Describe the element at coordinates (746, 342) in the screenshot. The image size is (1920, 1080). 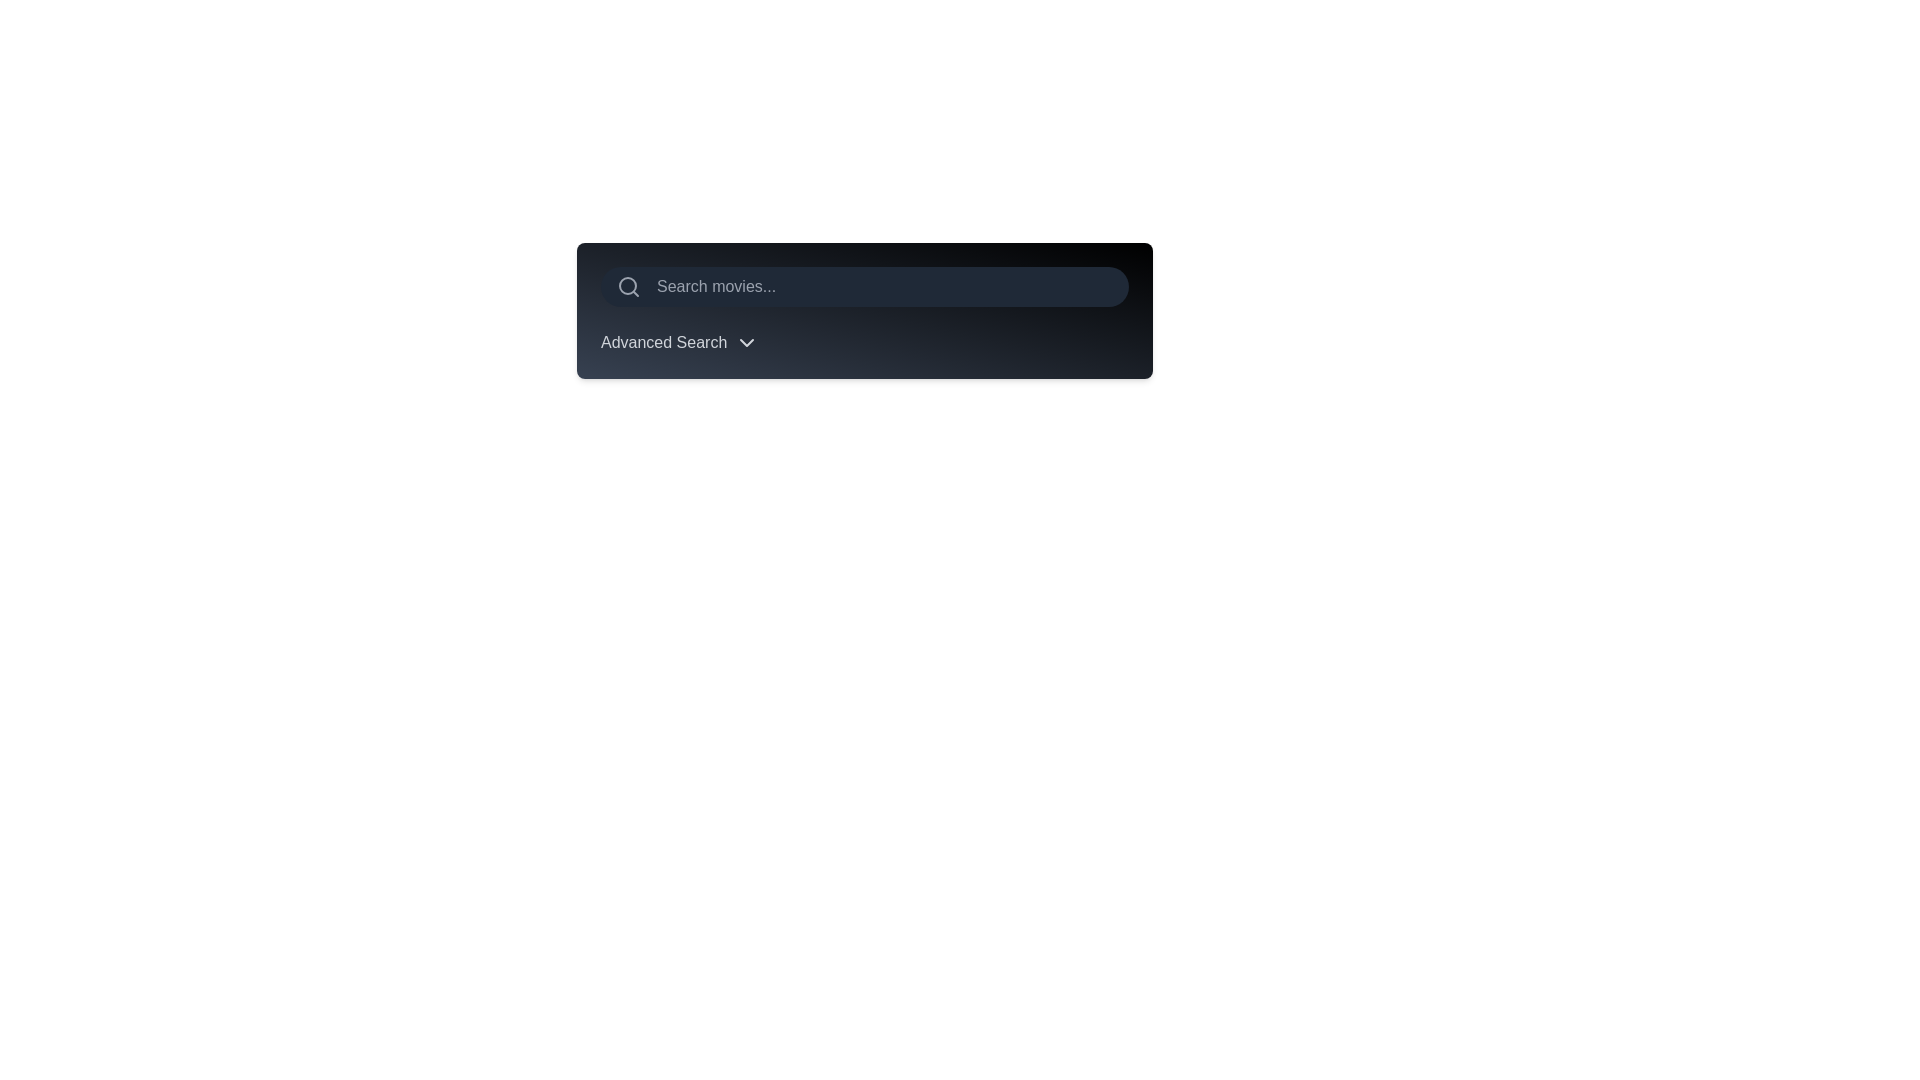
I see `the chevron icon next to the 'Advanced Search' text` at that location.